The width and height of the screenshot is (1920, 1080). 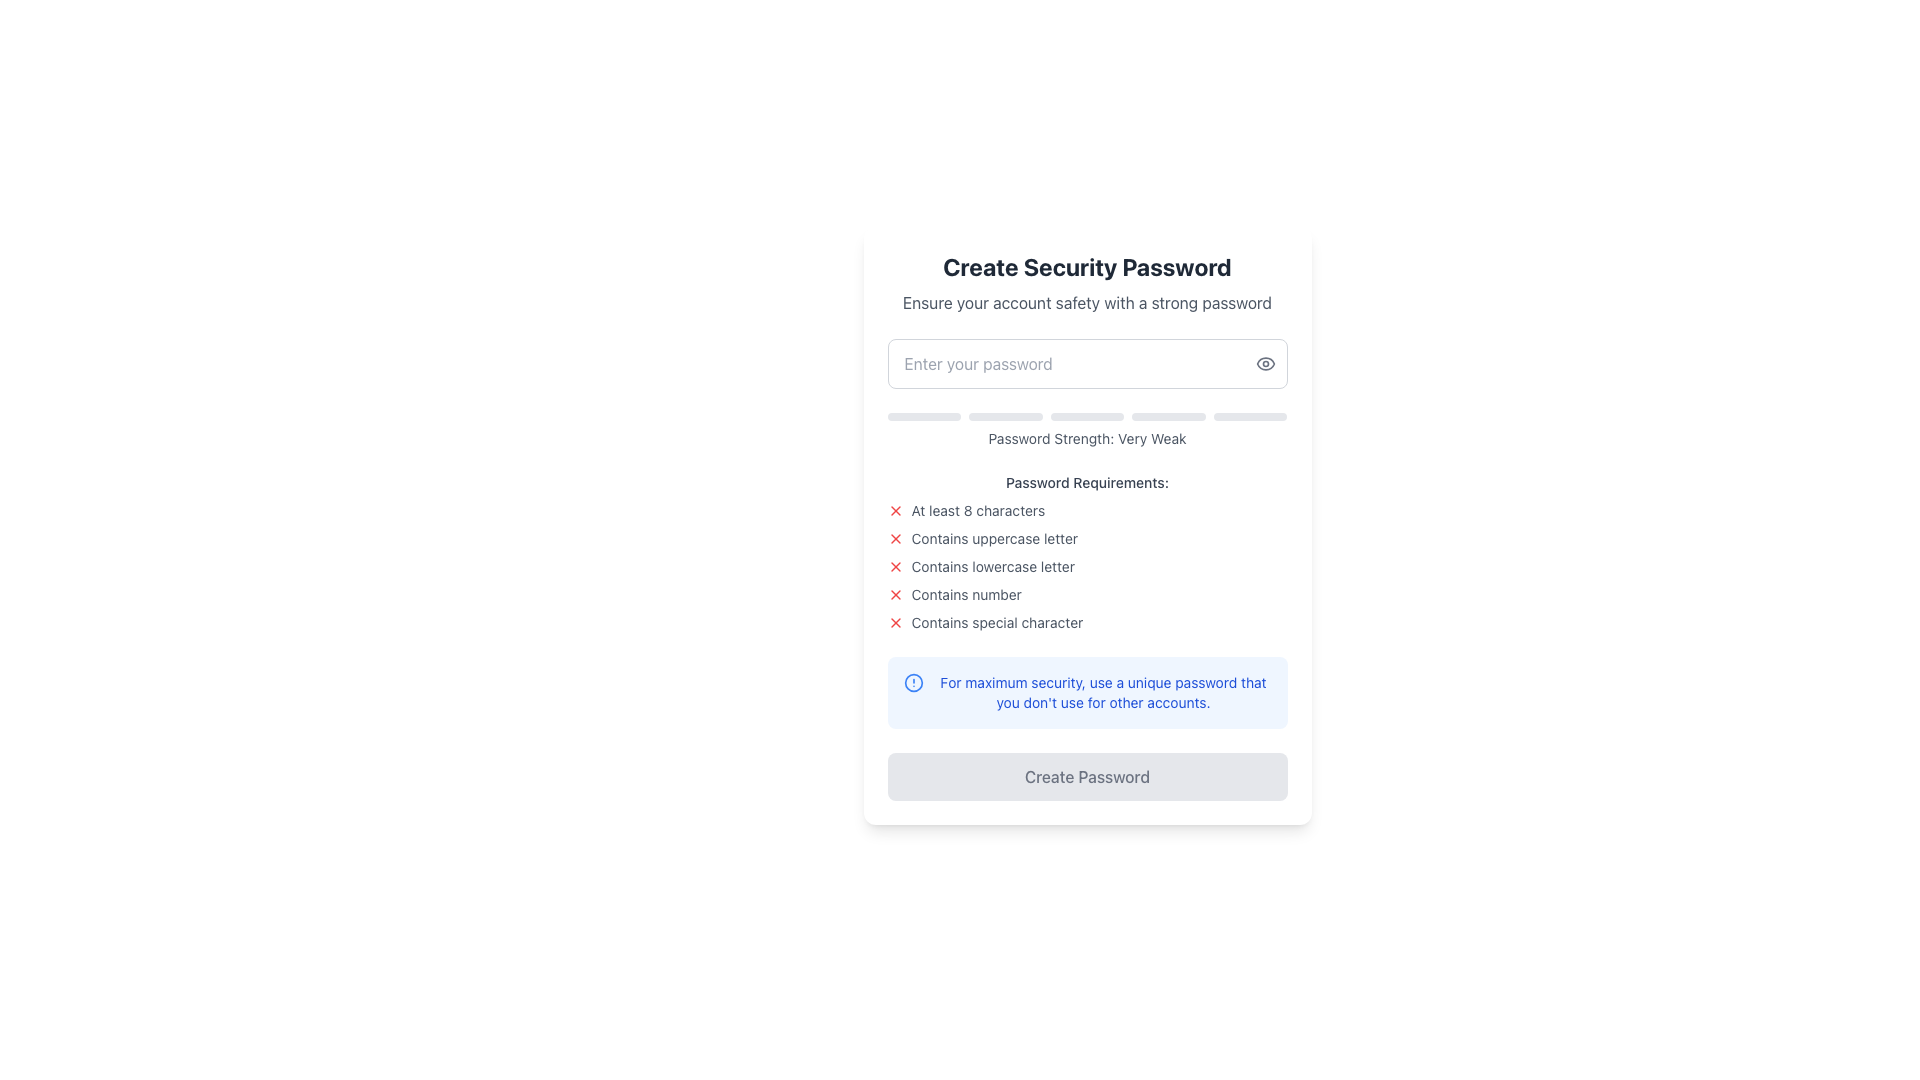 I want to click on the text label 'Password Requirements:' which is styled with a smaller font and medium weight, located beneath the 'Password Strength' indicator section, so click(x=1086, y=482).